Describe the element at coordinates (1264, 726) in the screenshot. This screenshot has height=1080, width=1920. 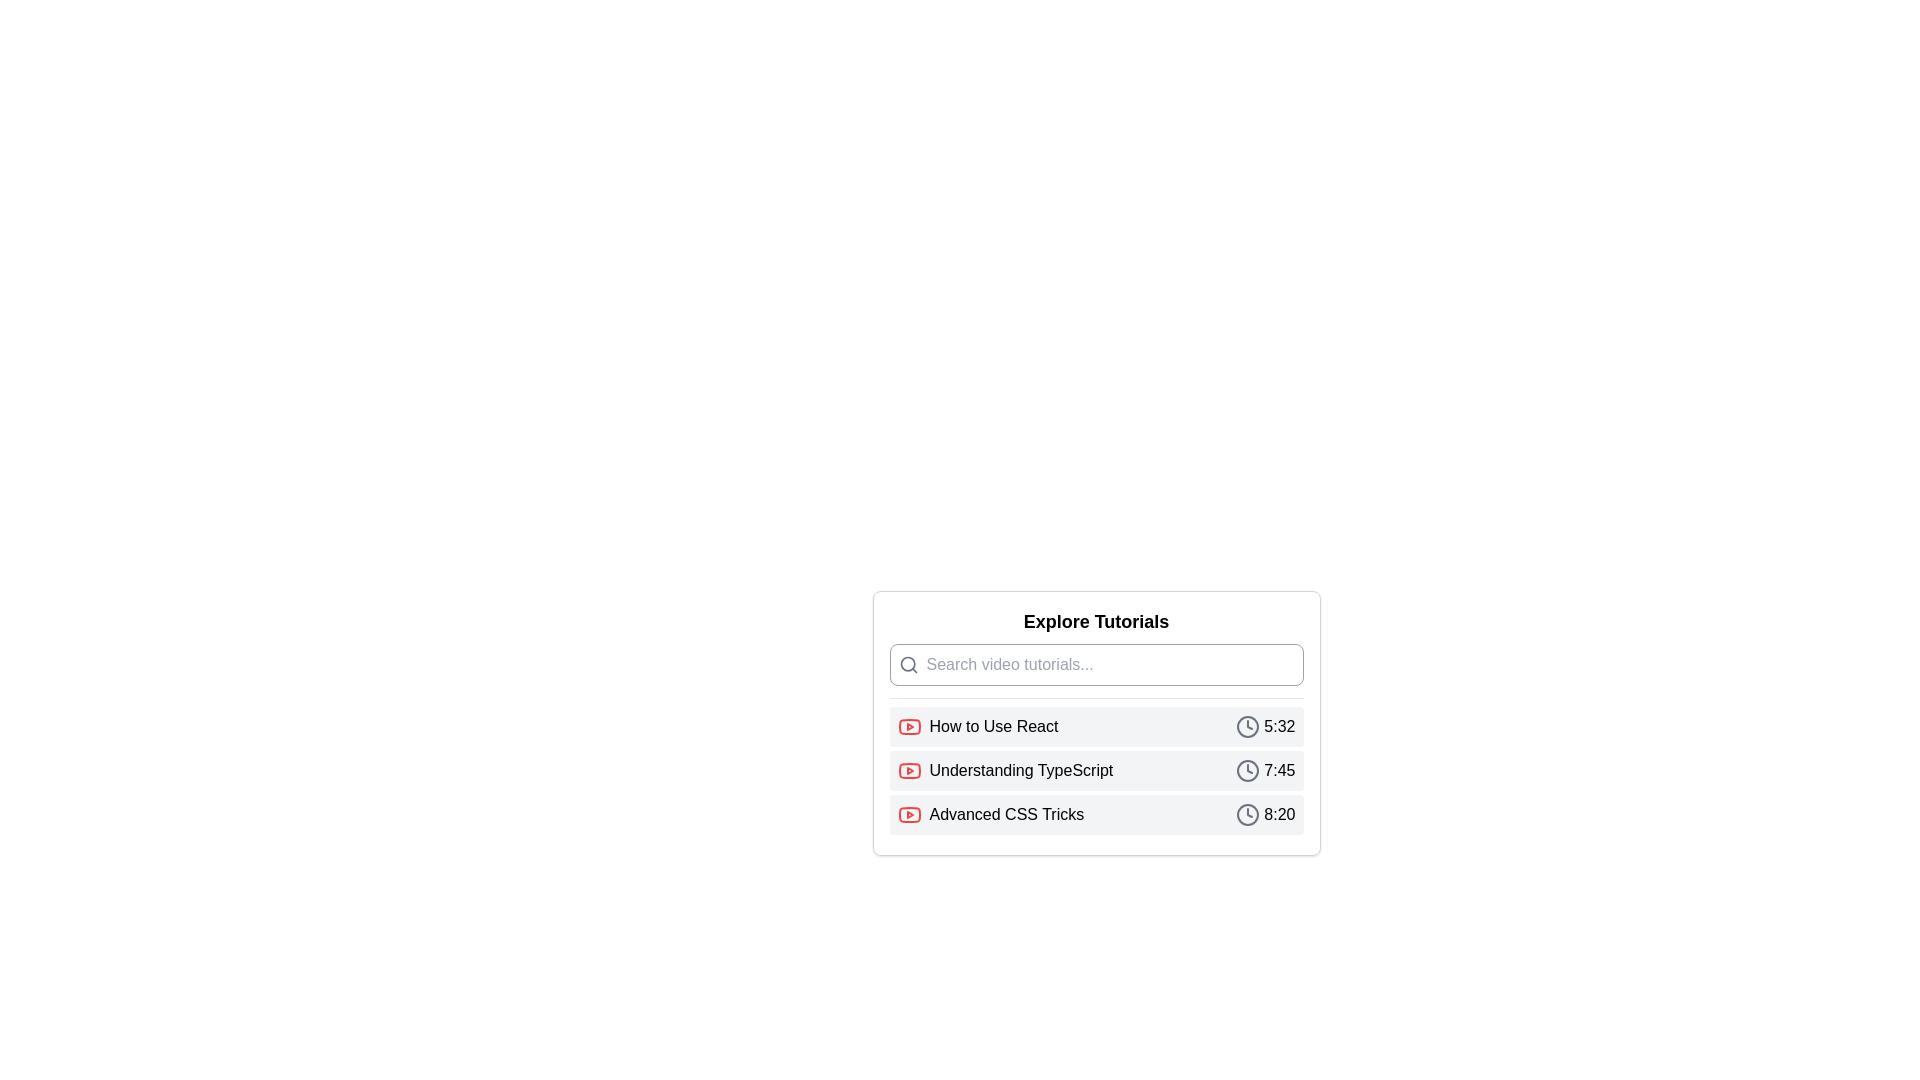
I see `the time duration indicator displaying '5:32' with a clock icon in the first tutorial entry titled 'How to Use React'` at that location.